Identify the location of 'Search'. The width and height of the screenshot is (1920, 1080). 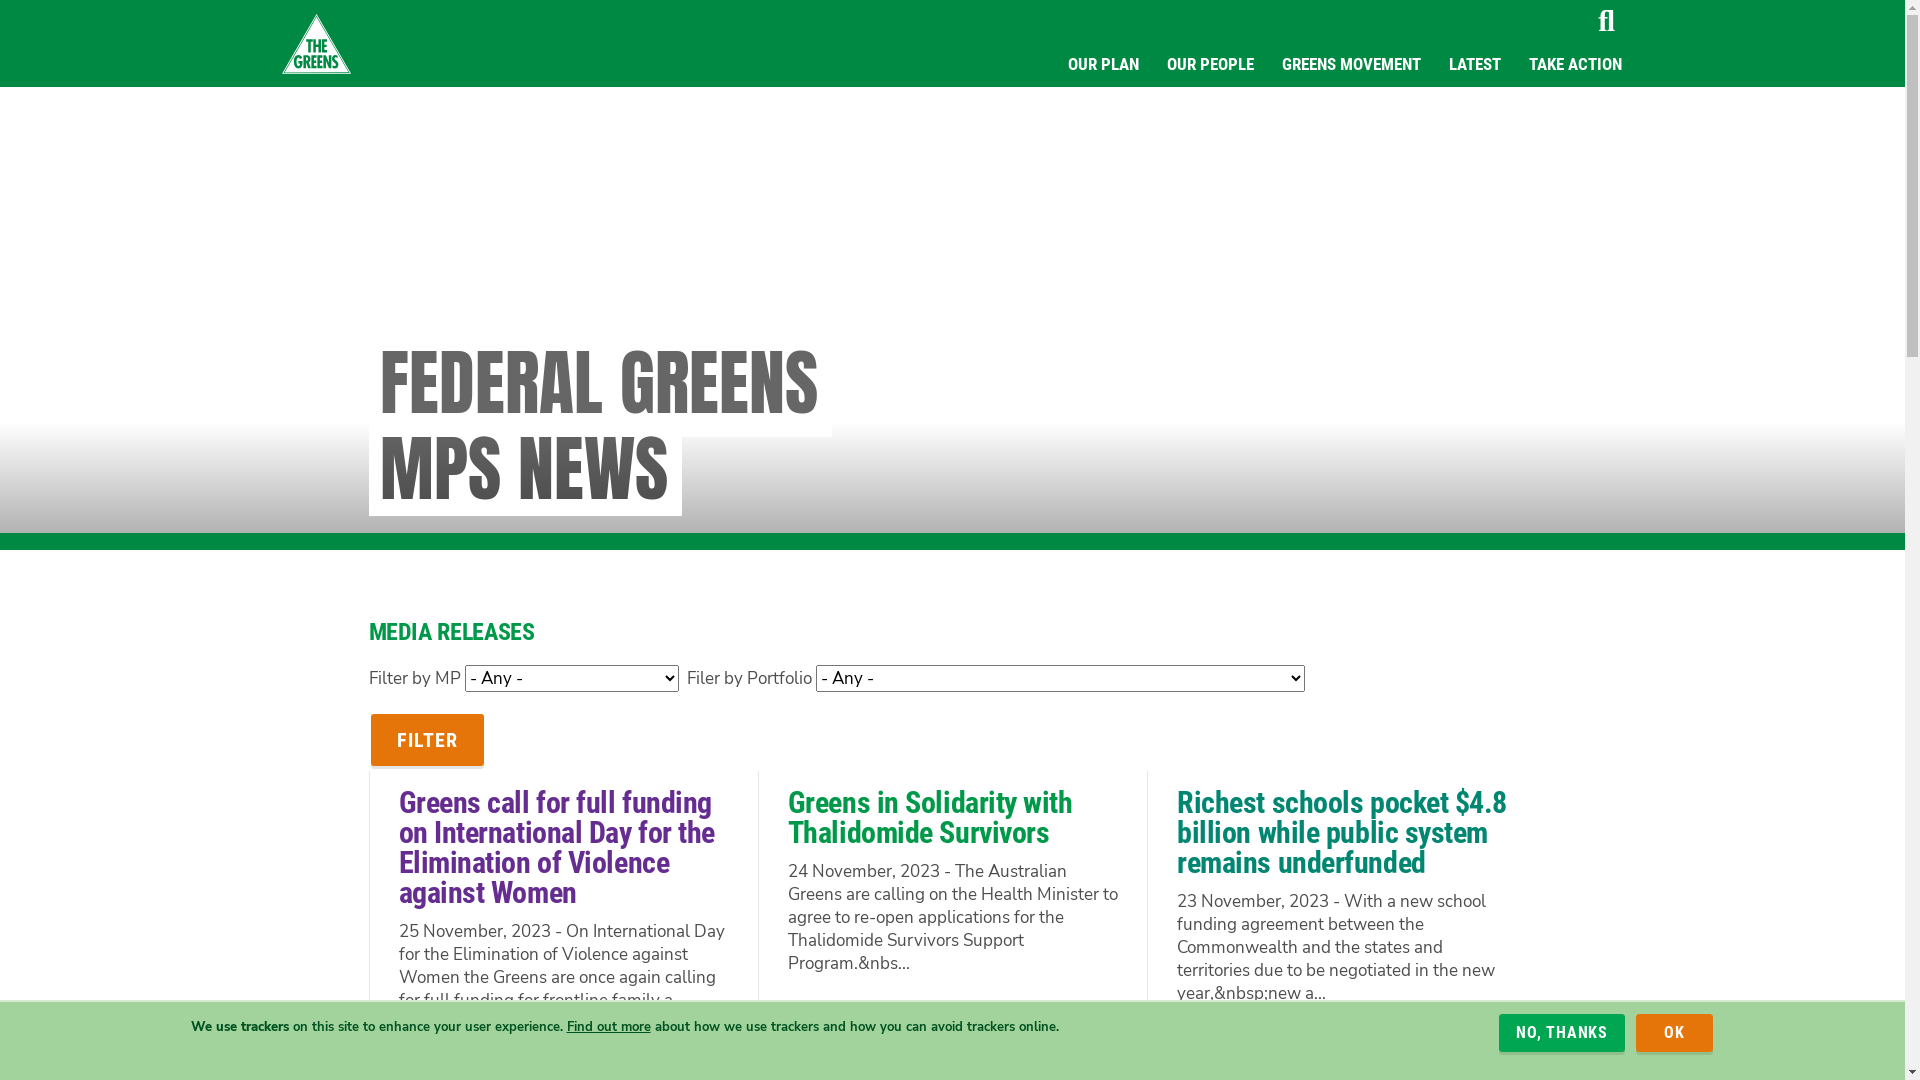
(1605, 20).